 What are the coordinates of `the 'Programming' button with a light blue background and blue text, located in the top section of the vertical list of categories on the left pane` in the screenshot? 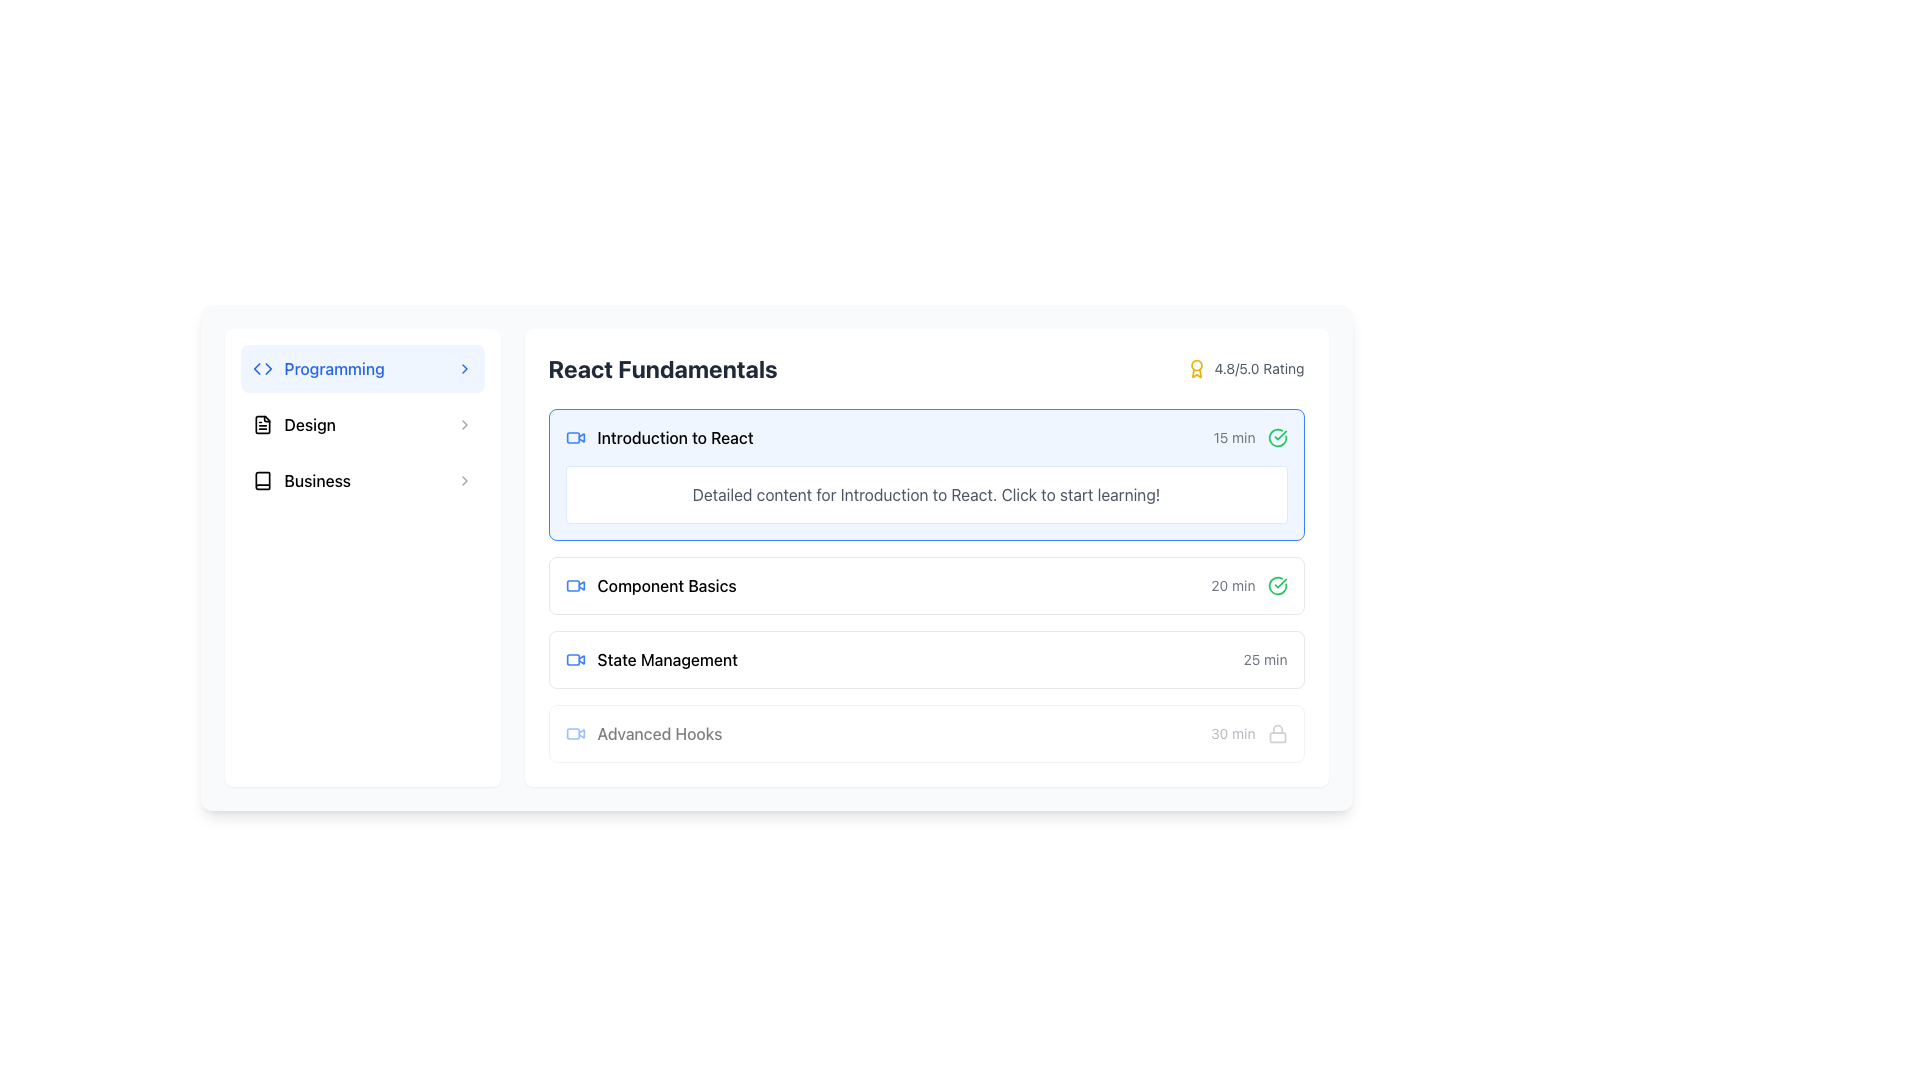 It's located at (362, 369).